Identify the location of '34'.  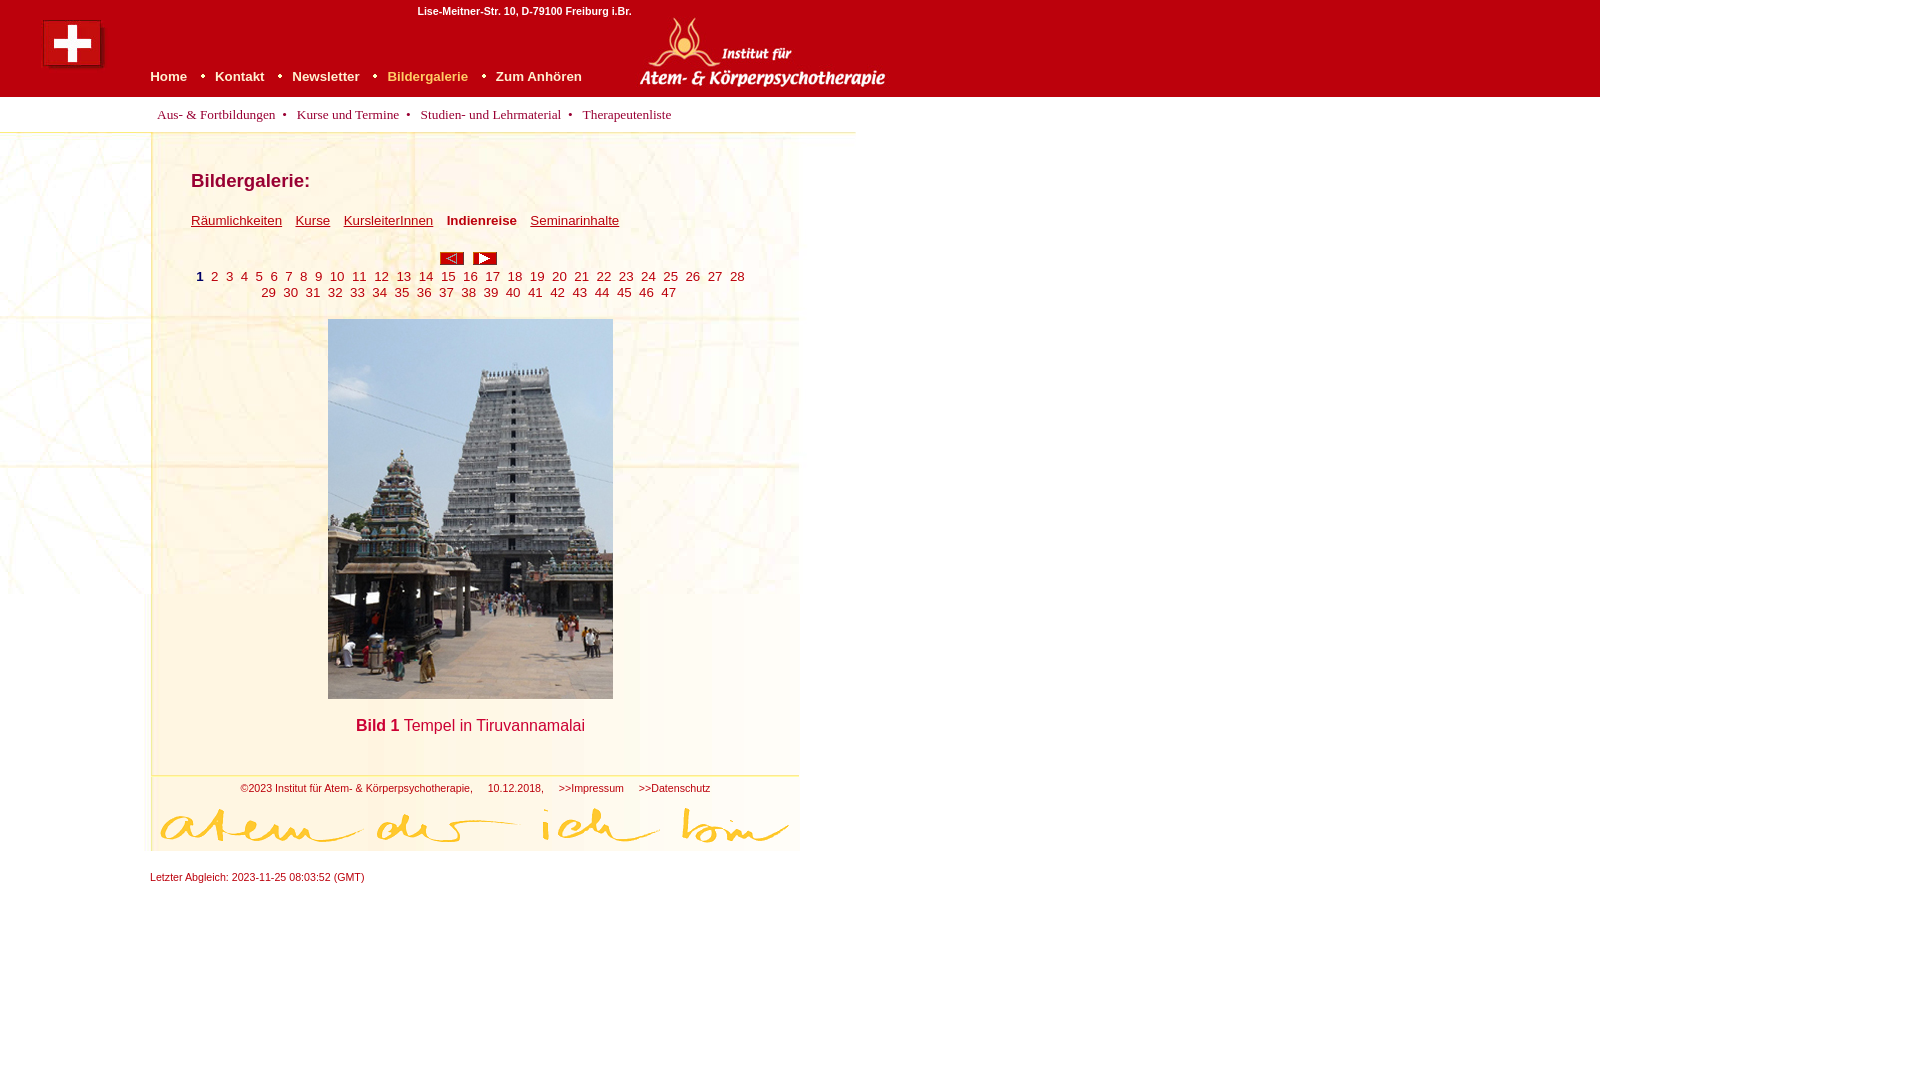
(379, 292).